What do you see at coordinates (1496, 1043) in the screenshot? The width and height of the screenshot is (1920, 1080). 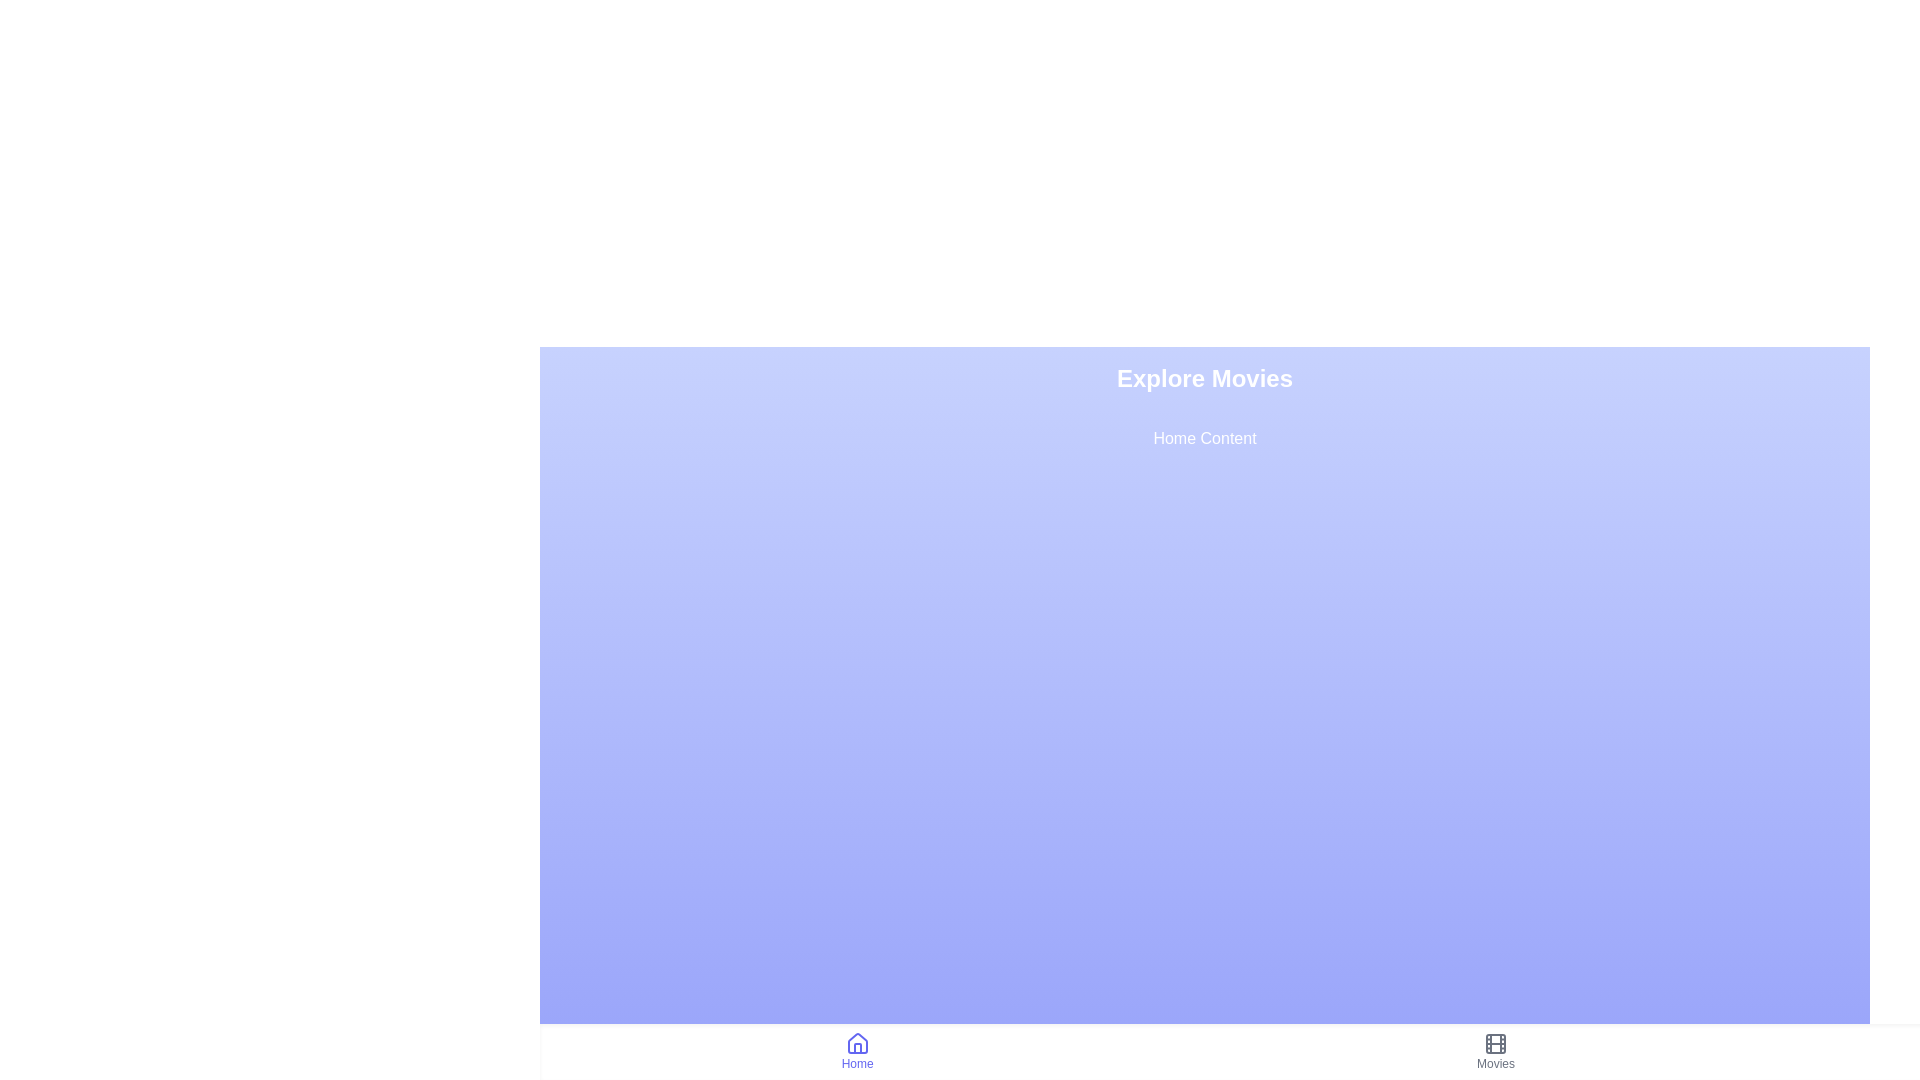 I see `the 'Movies' icon located in the center of the navigation bar at the bottom of the interface` at bounding box center [1496, 1043].